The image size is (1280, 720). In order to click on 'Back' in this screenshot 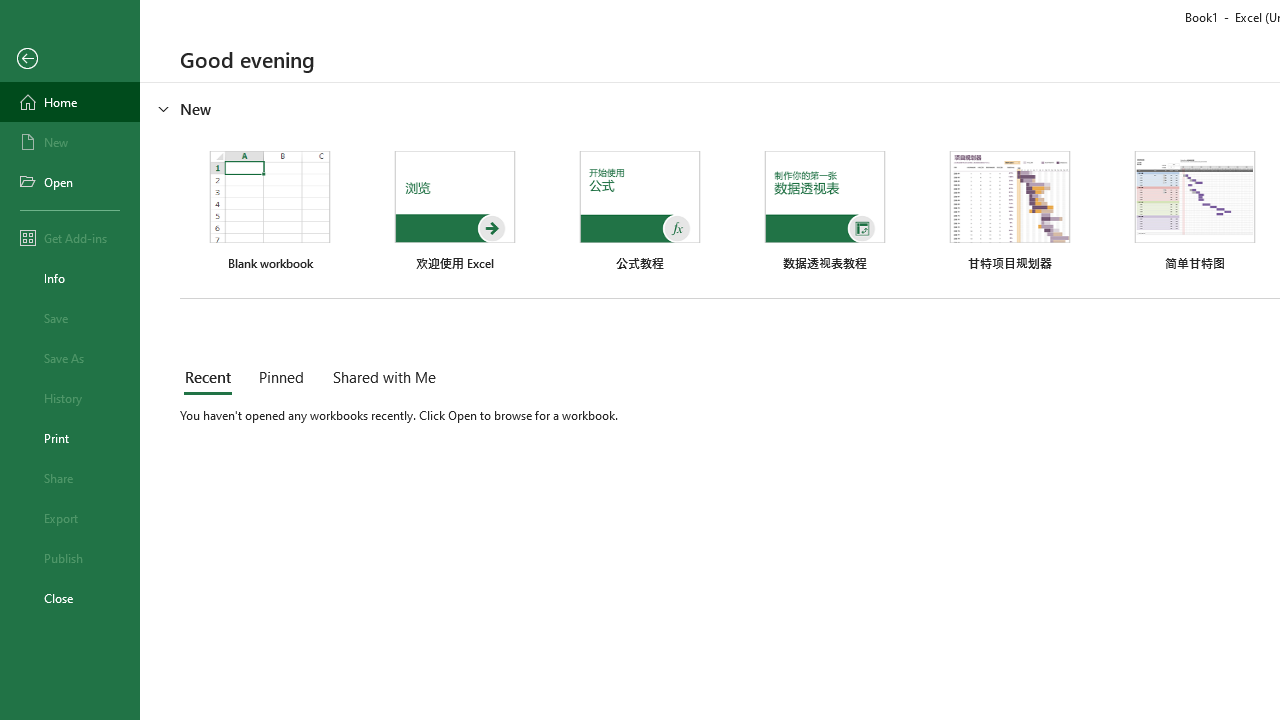, I will do `click(69, 58)`.